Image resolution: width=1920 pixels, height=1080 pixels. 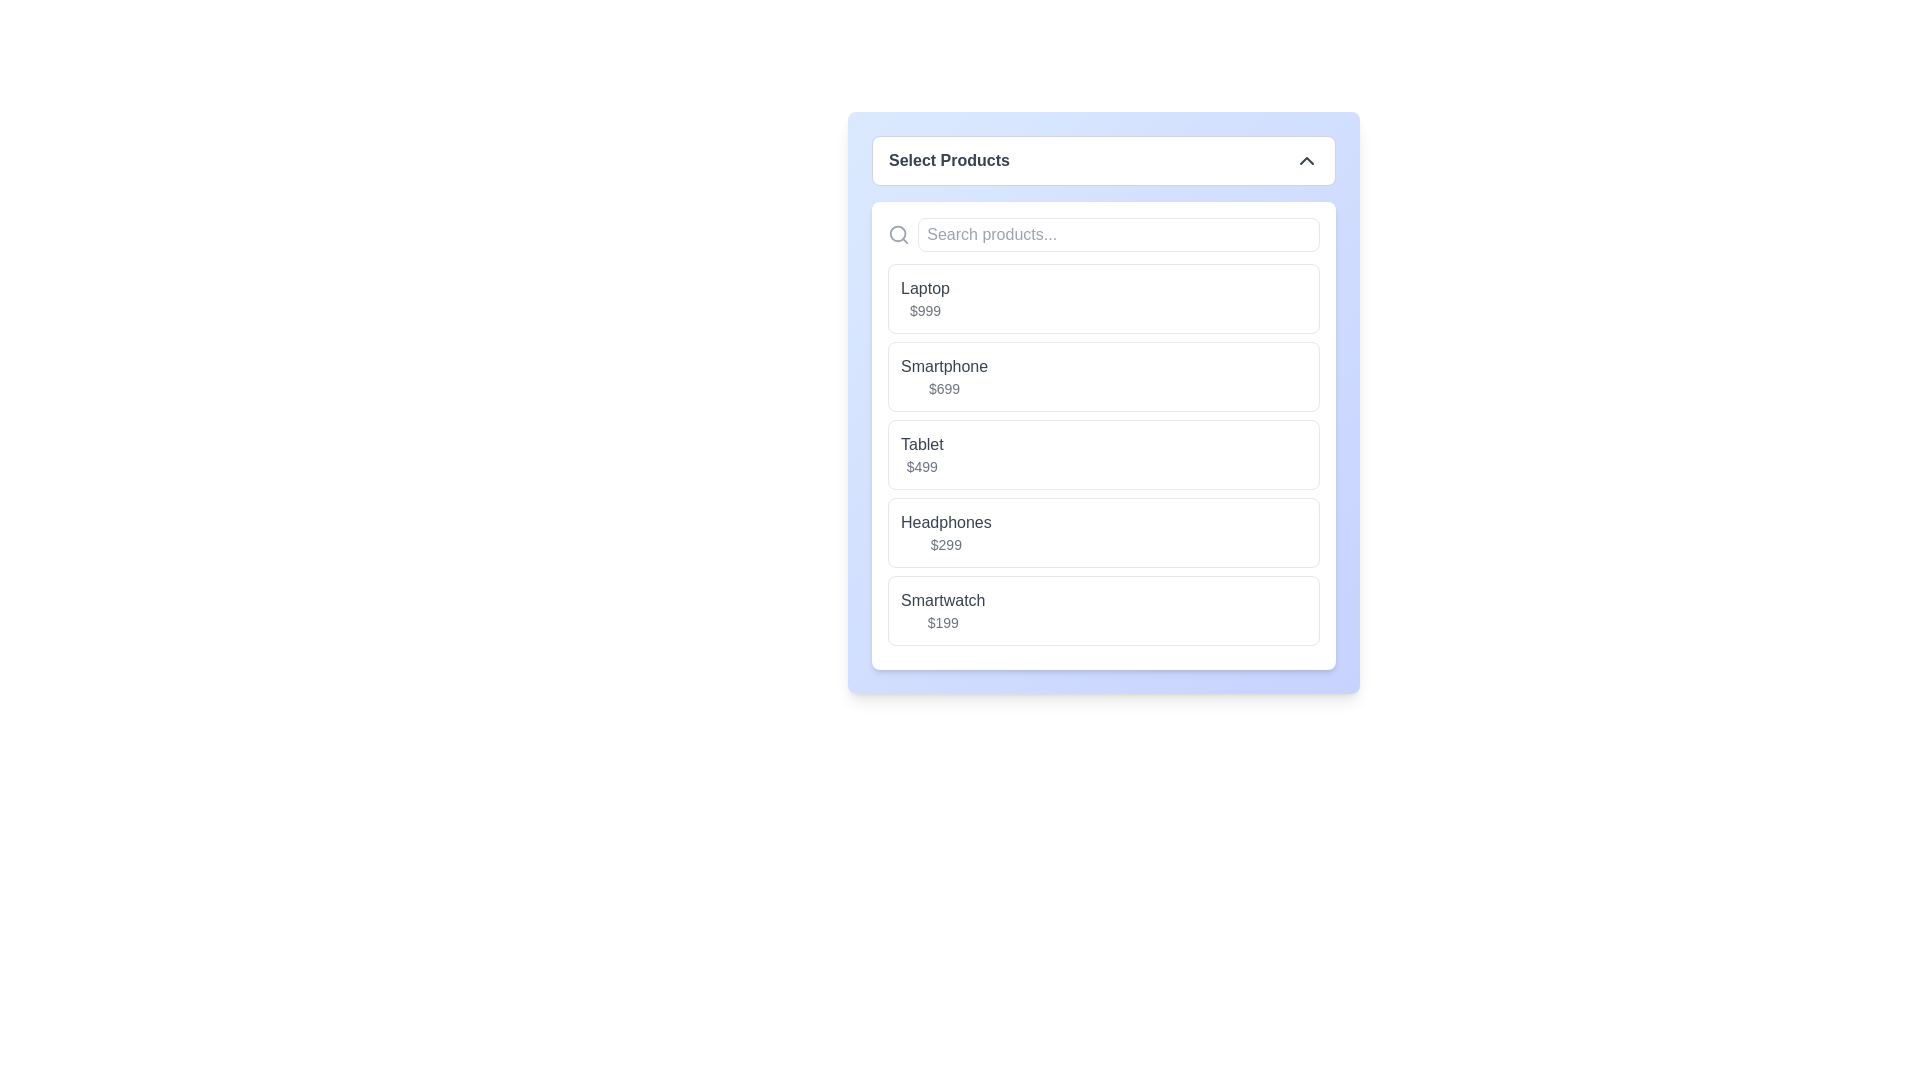 What do you see at coordinates (943, 389) in the screenshot?
I see `the text label displaying the price "$699" located directly under the label "Smartphone"` at bounding box center [943, 389].